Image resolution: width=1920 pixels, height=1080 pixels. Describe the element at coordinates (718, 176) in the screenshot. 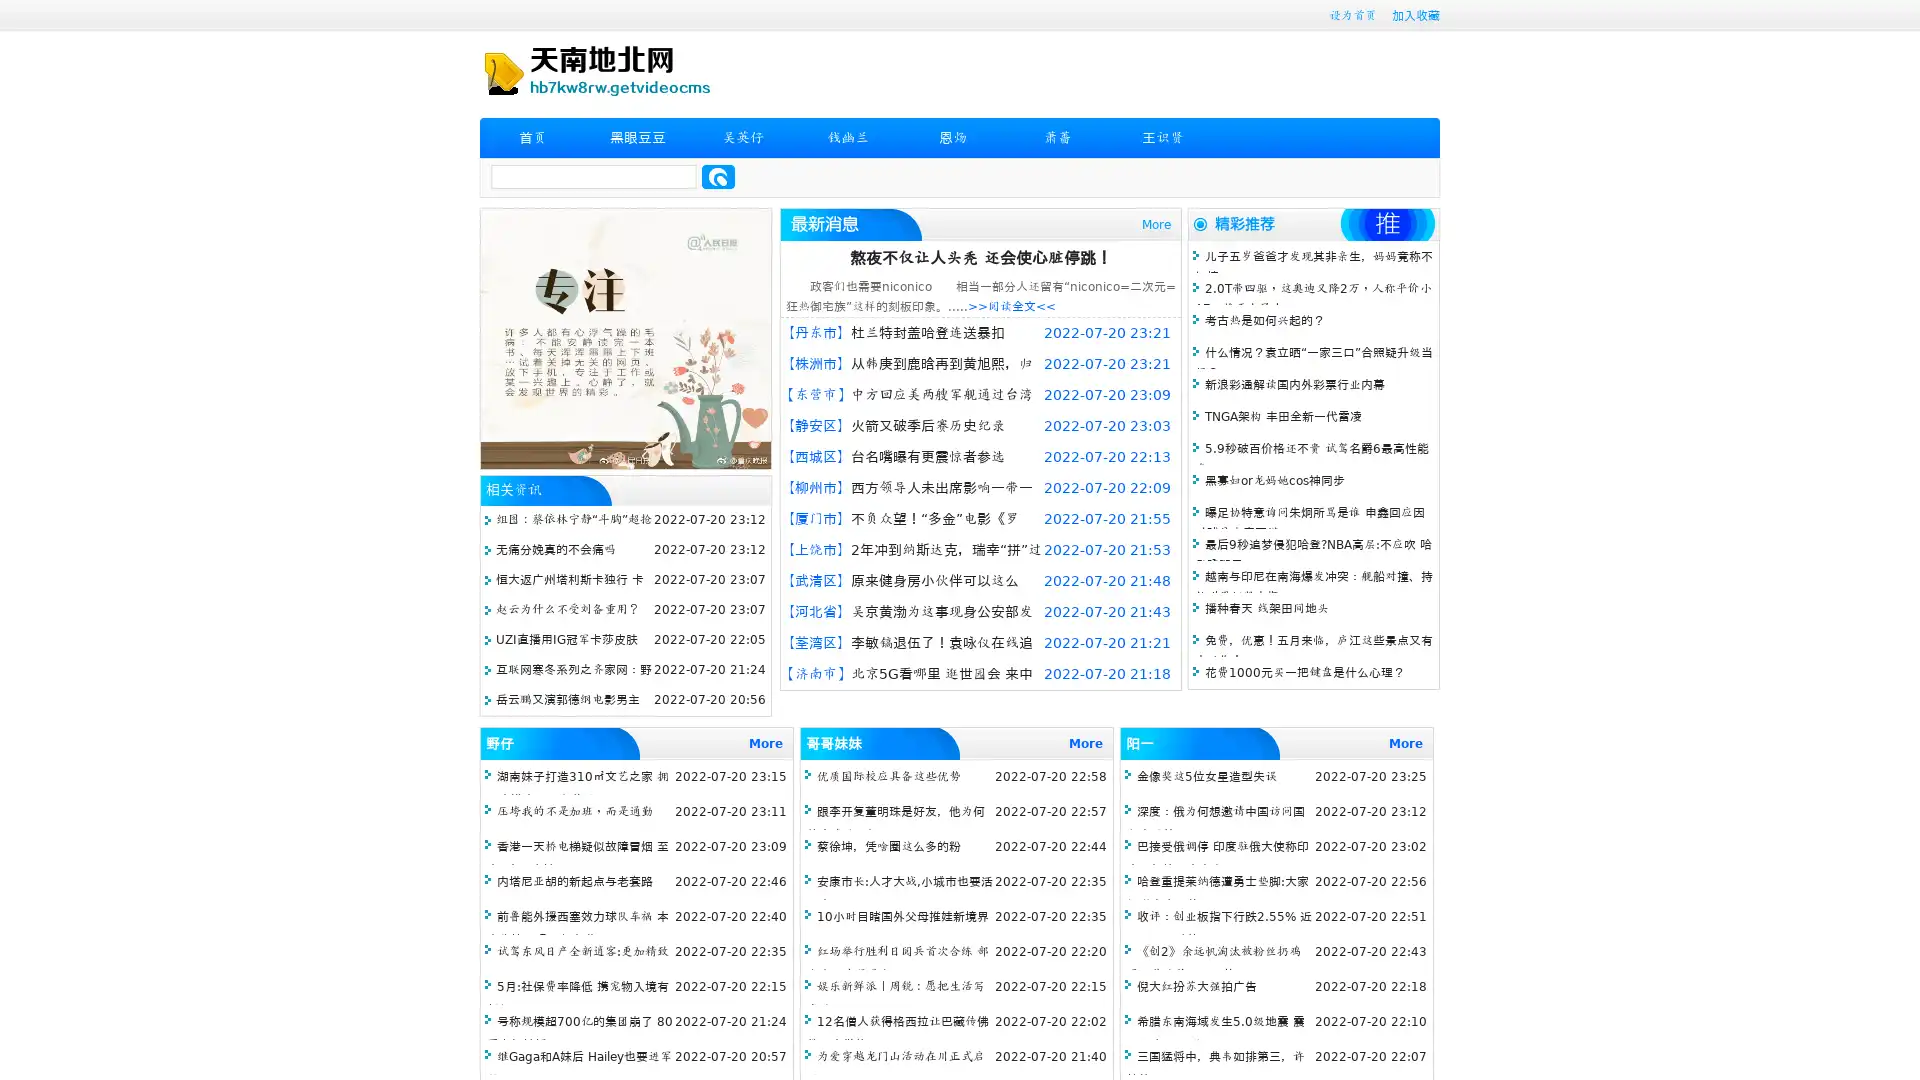

I see `Search` at that location.